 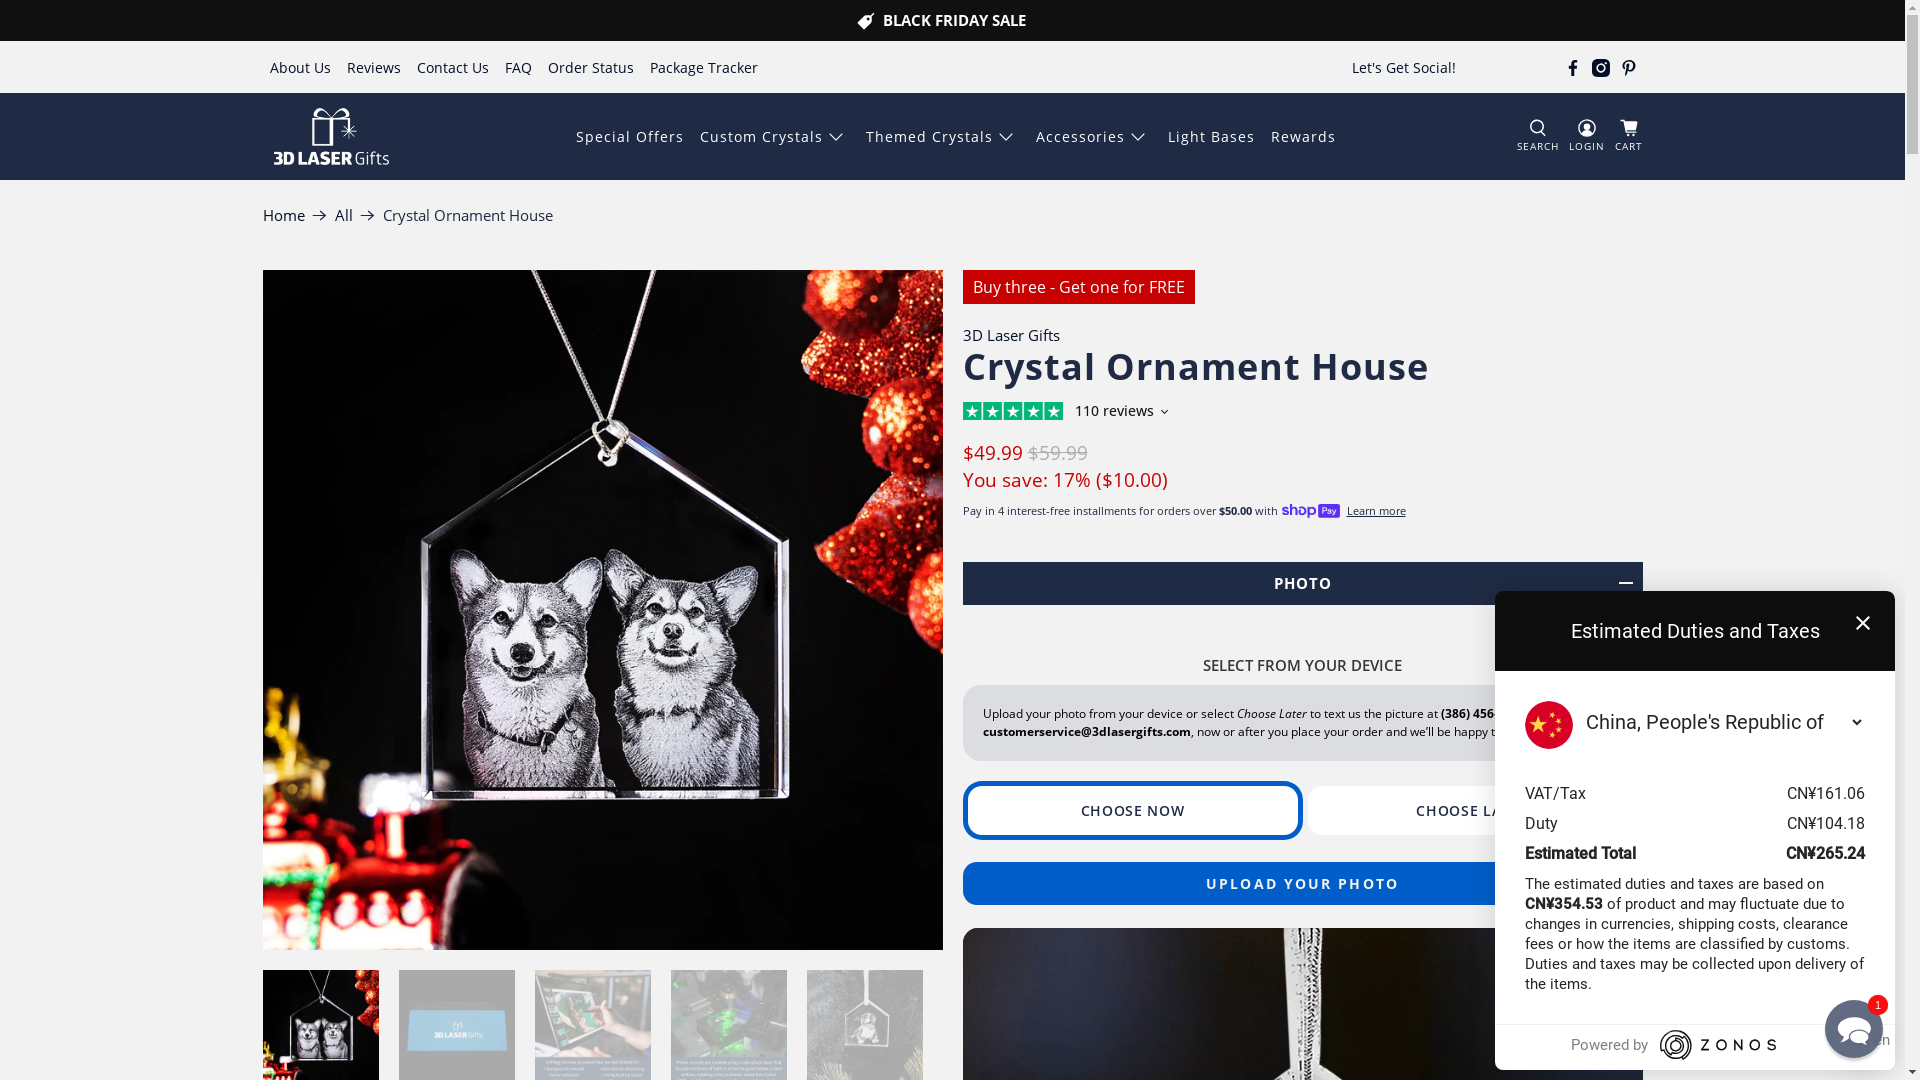 What do you see at coordinates (589, 66) in the screenshot?
I see `'Order Status'` at bounding box center [589, 66].